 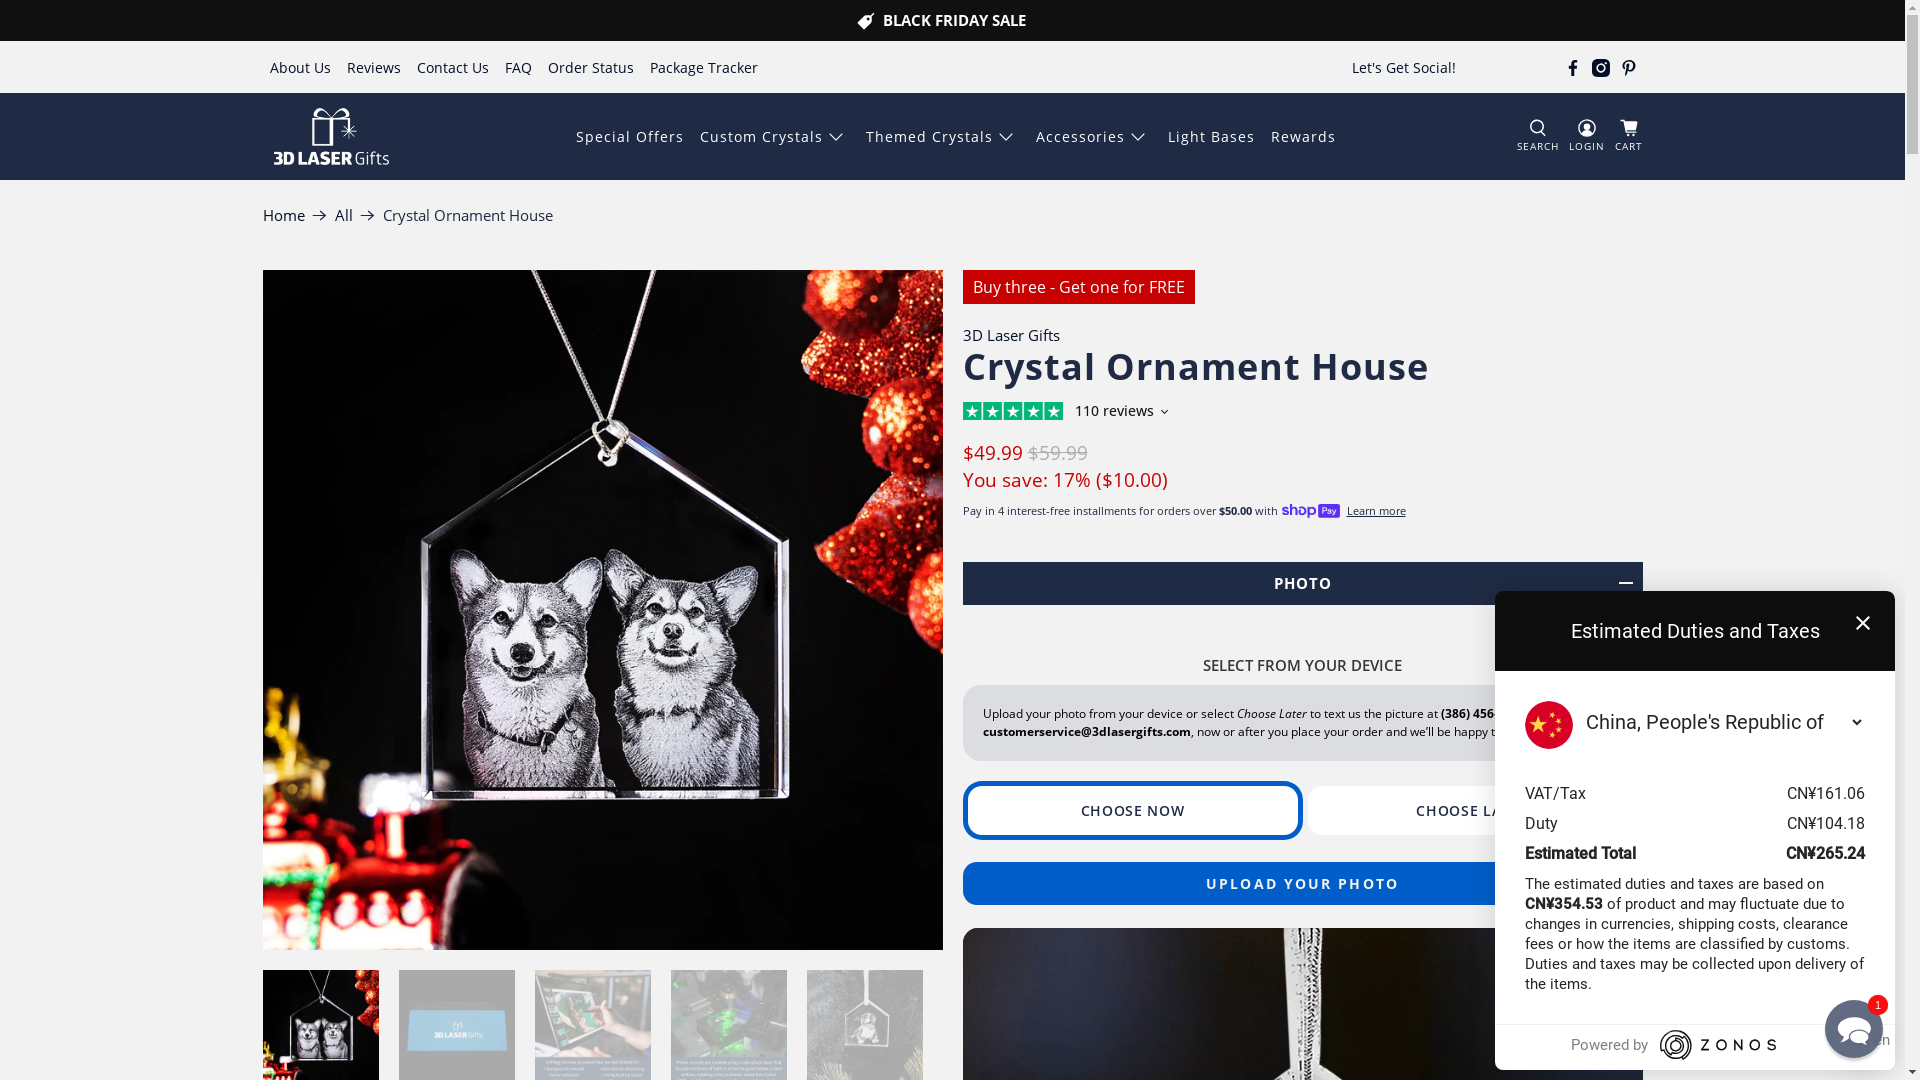 What do you see at coordinates (589, 66) in the screenshot?
I see `'Order Status'` at bounding box center [589, 66].